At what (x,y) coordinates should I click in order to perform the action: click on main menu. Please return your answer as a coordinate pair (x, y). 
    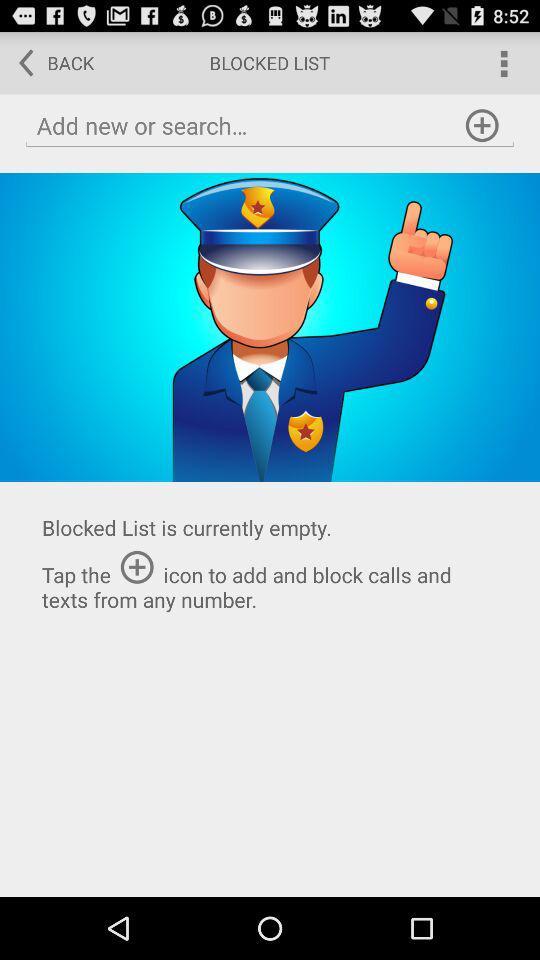
    Looking at the image, I should click on (502, 62).